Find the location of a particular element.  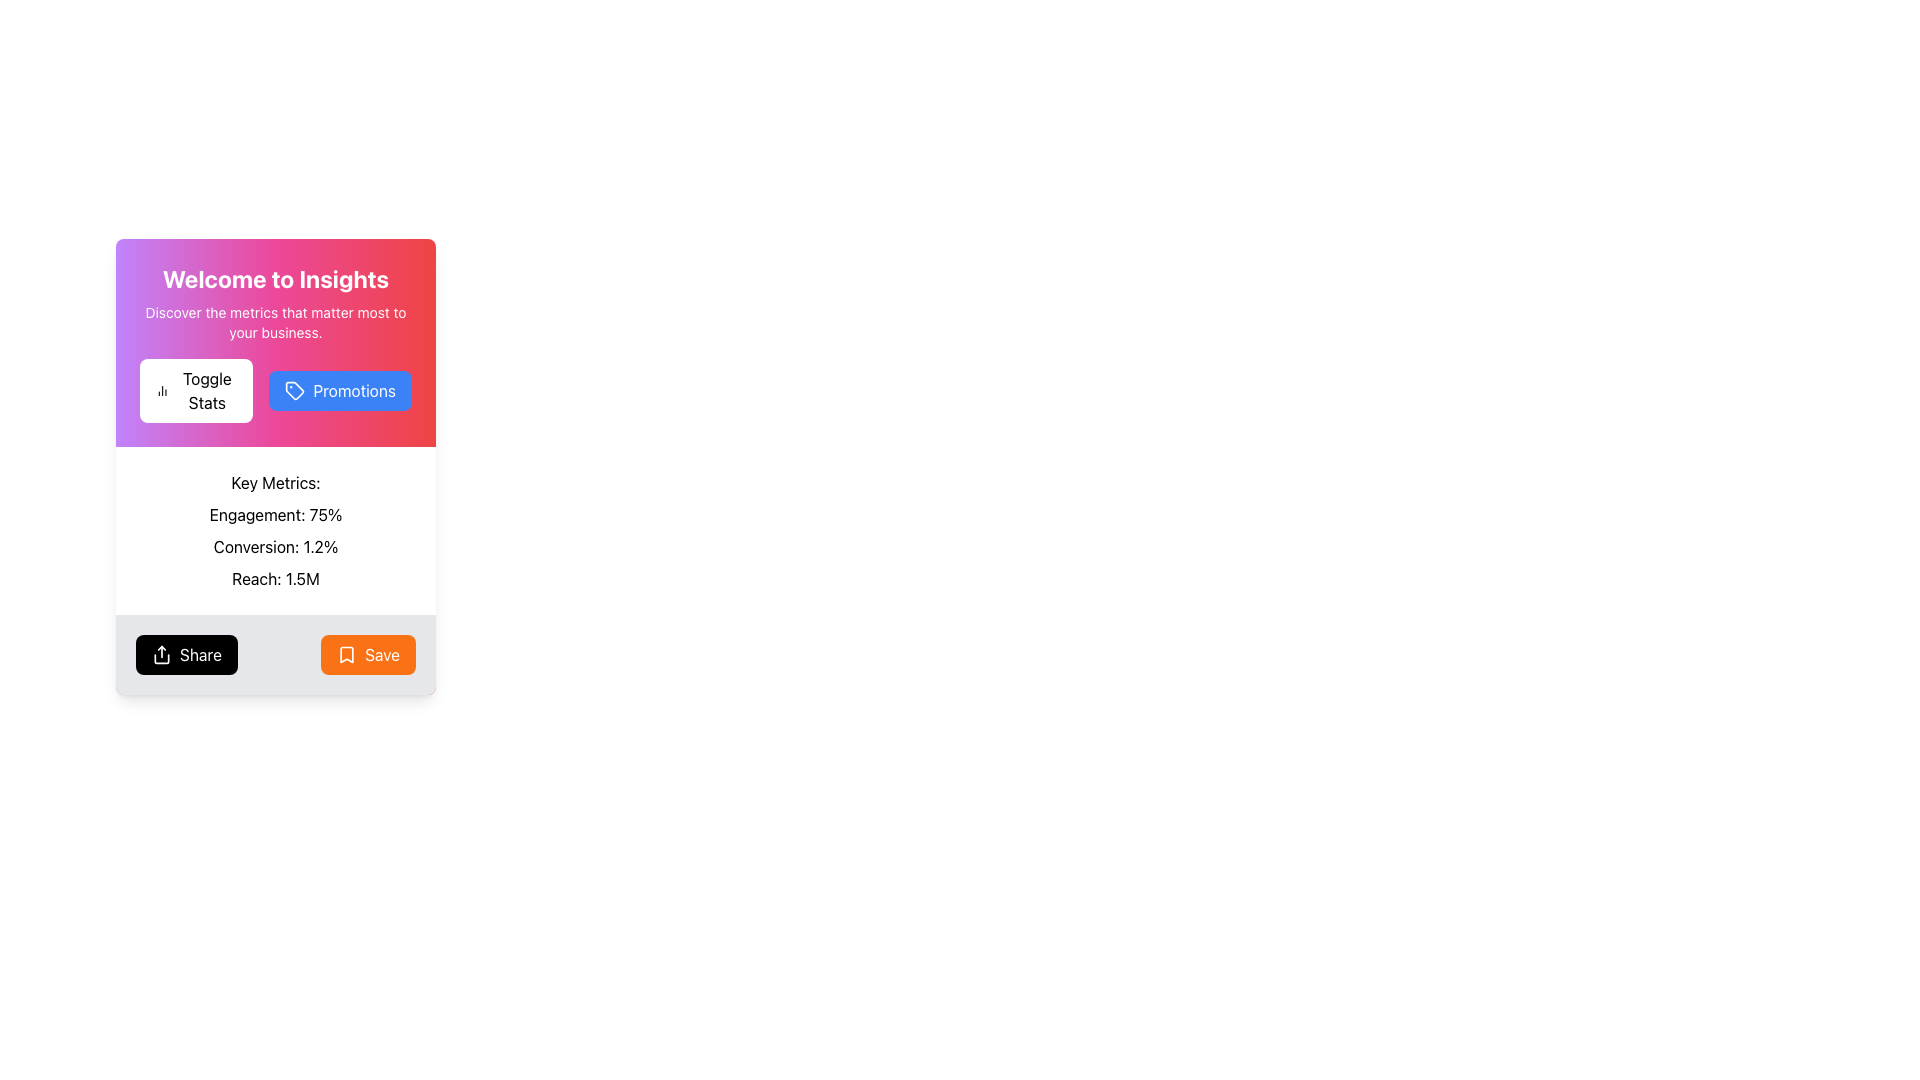

text displayed in the Text Label that shows 'Conversion: 1.2%' located in the Key Metrics list, positioned below 'Engagement: 75%' and above 'Reach: 1.5M' is located at coordinates (274, 547).